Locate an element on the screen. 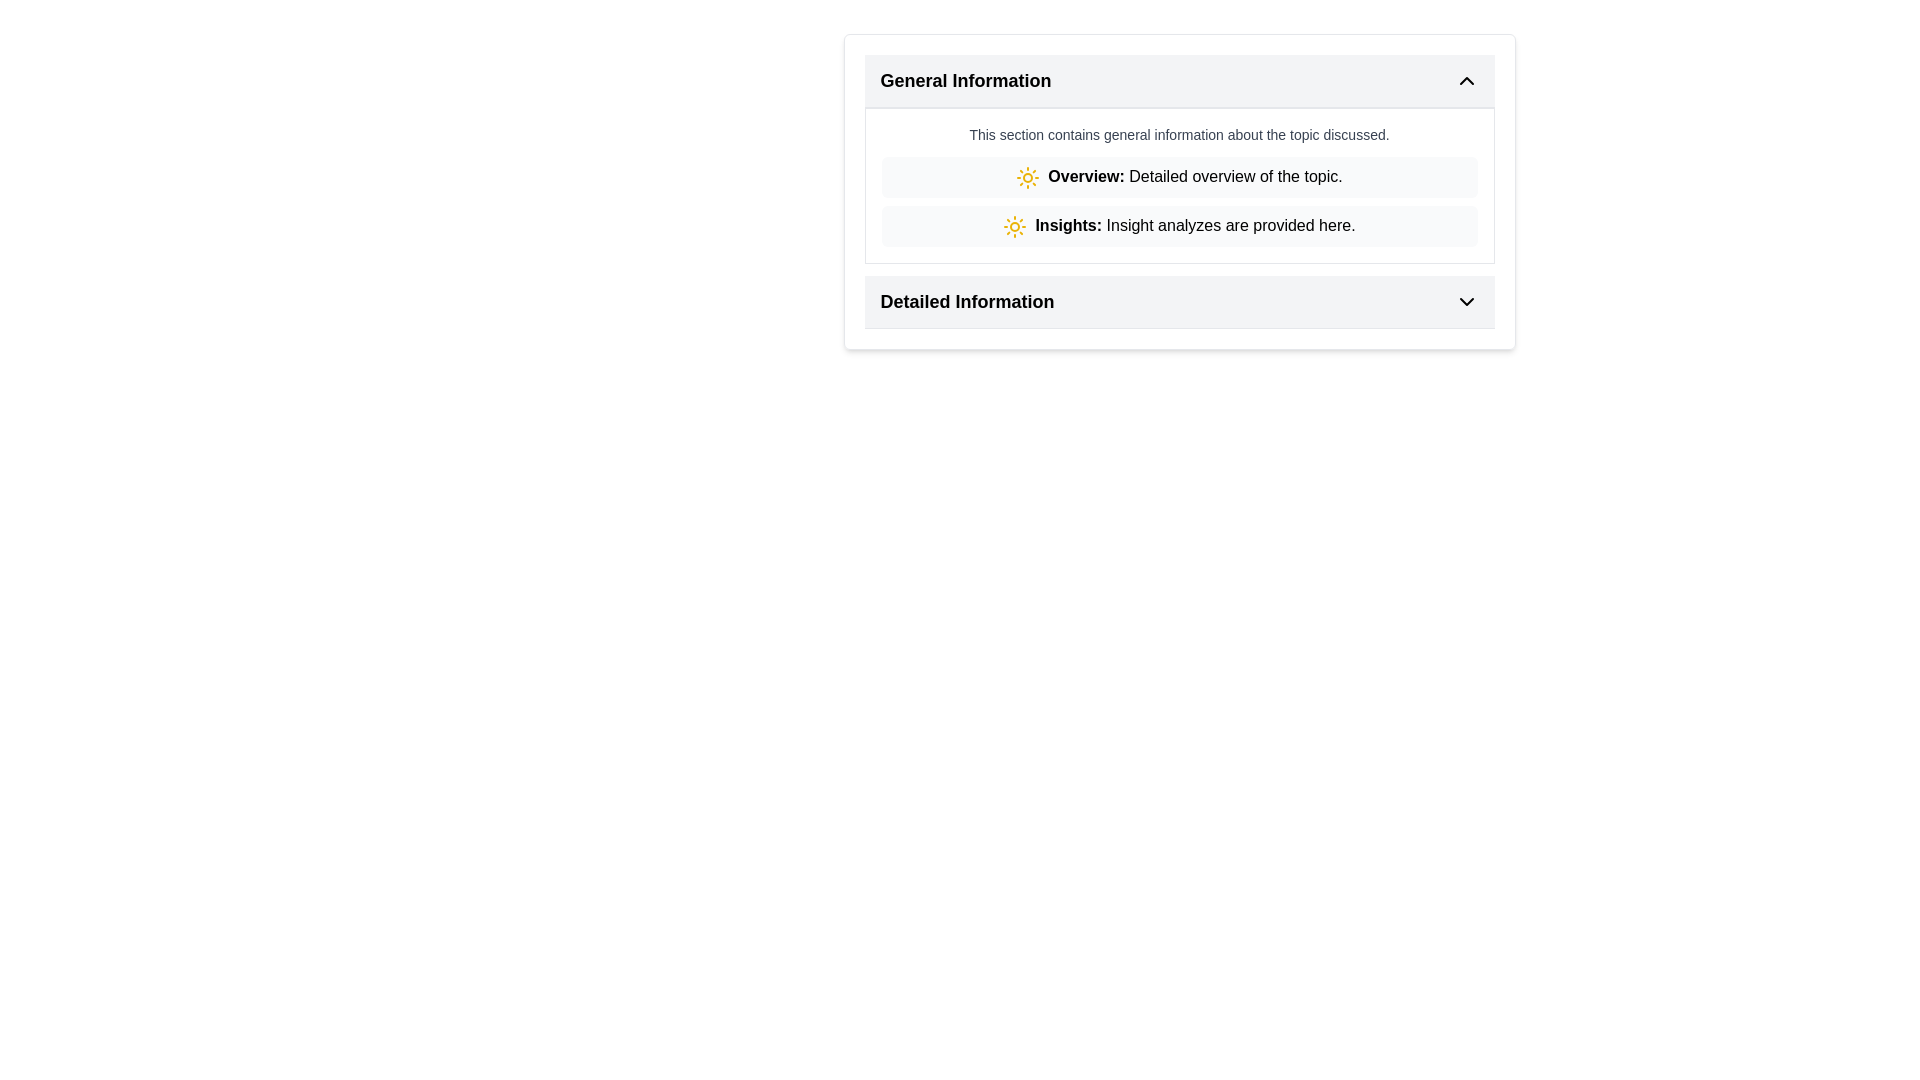  the up-pointing chevron icon located in the upper-right corner of the 'General Information' section is located at coordinates (1466, 80).